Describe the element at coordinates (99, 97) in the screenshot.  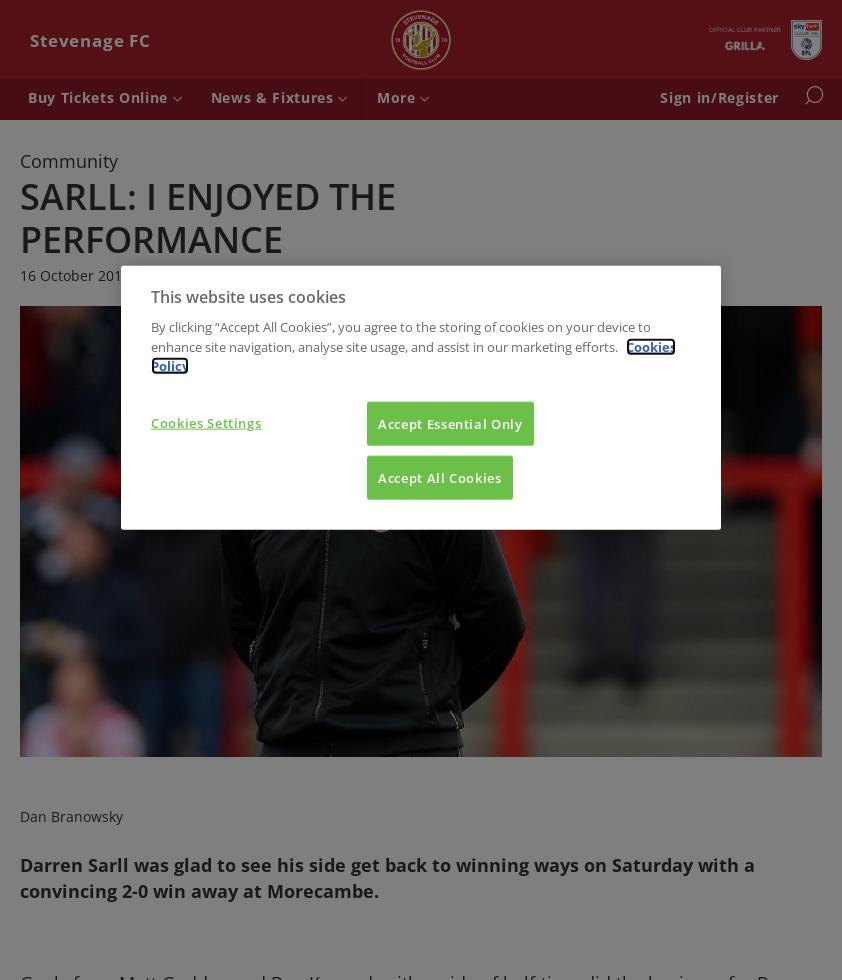
I see `'Buy Tickets Online'` at that location.